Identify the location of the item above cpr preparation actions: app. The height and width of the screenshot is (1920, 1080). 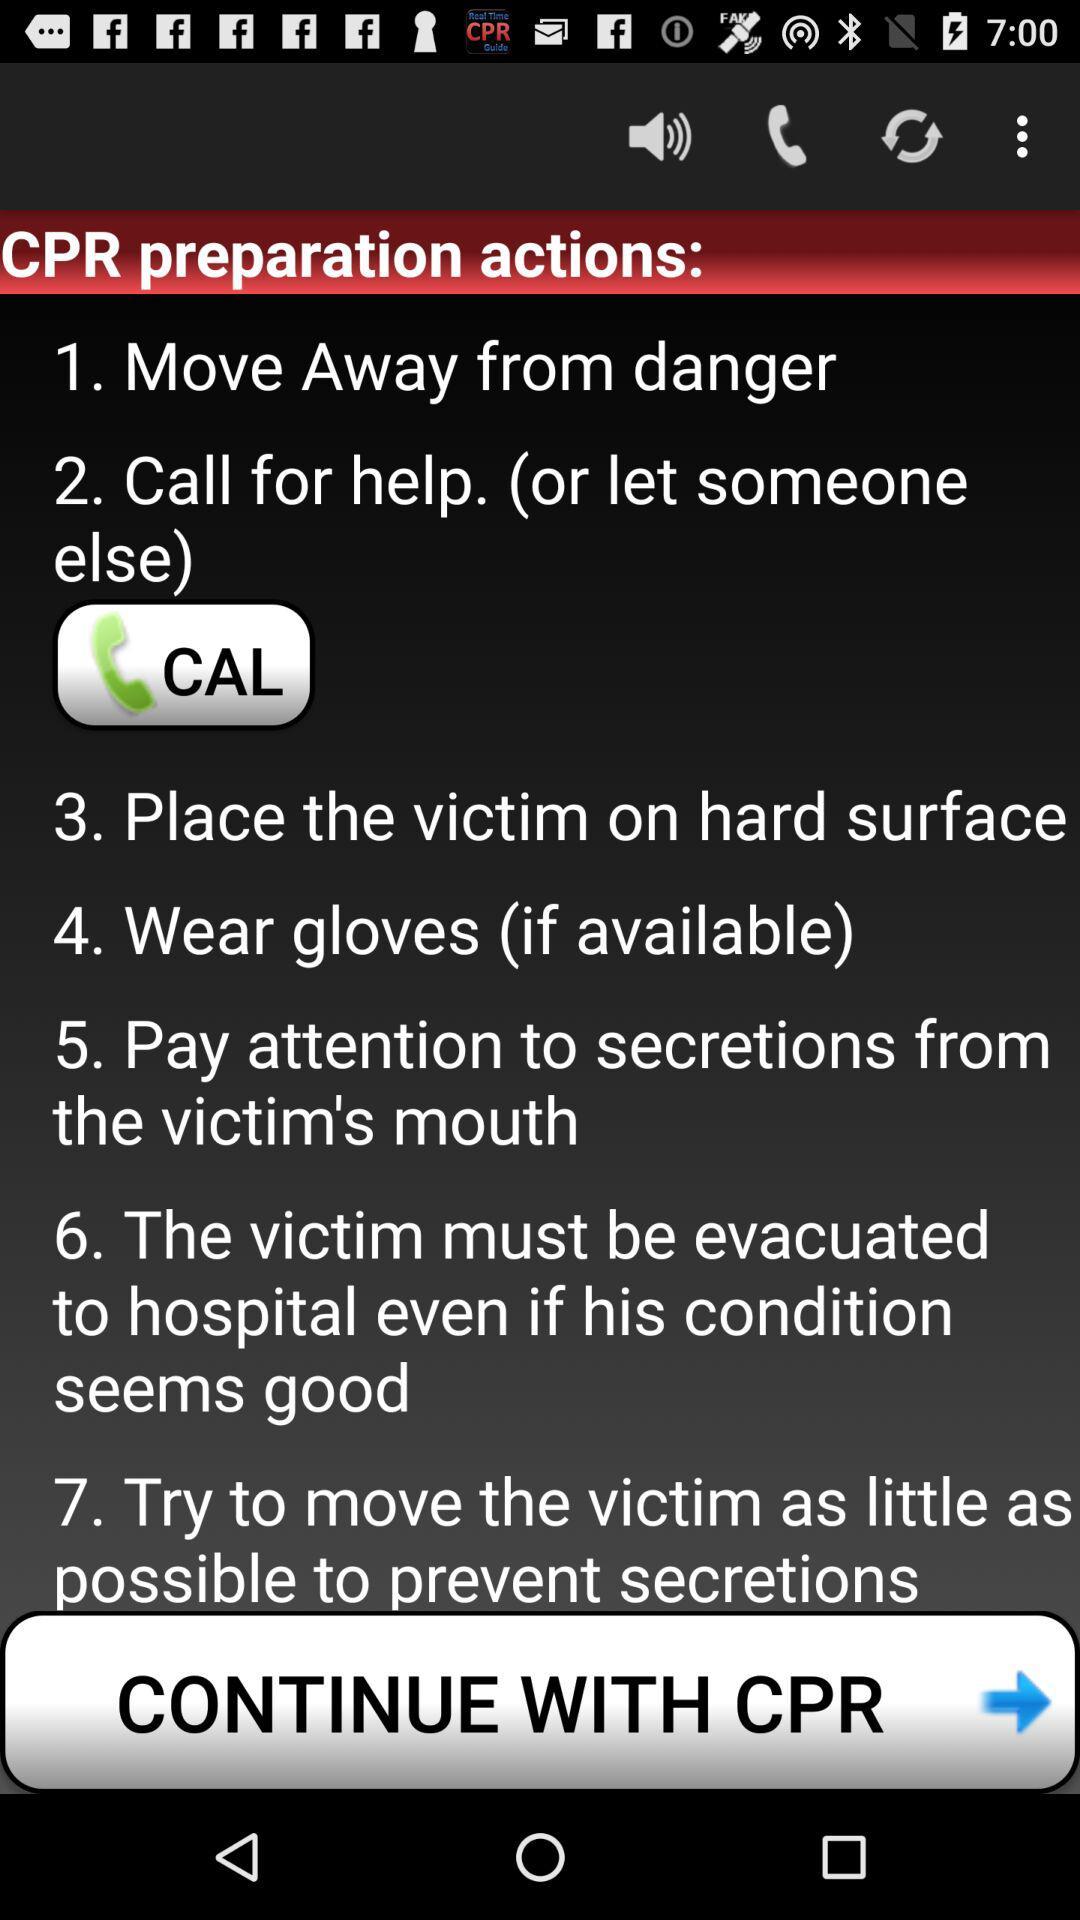
(659, 135).